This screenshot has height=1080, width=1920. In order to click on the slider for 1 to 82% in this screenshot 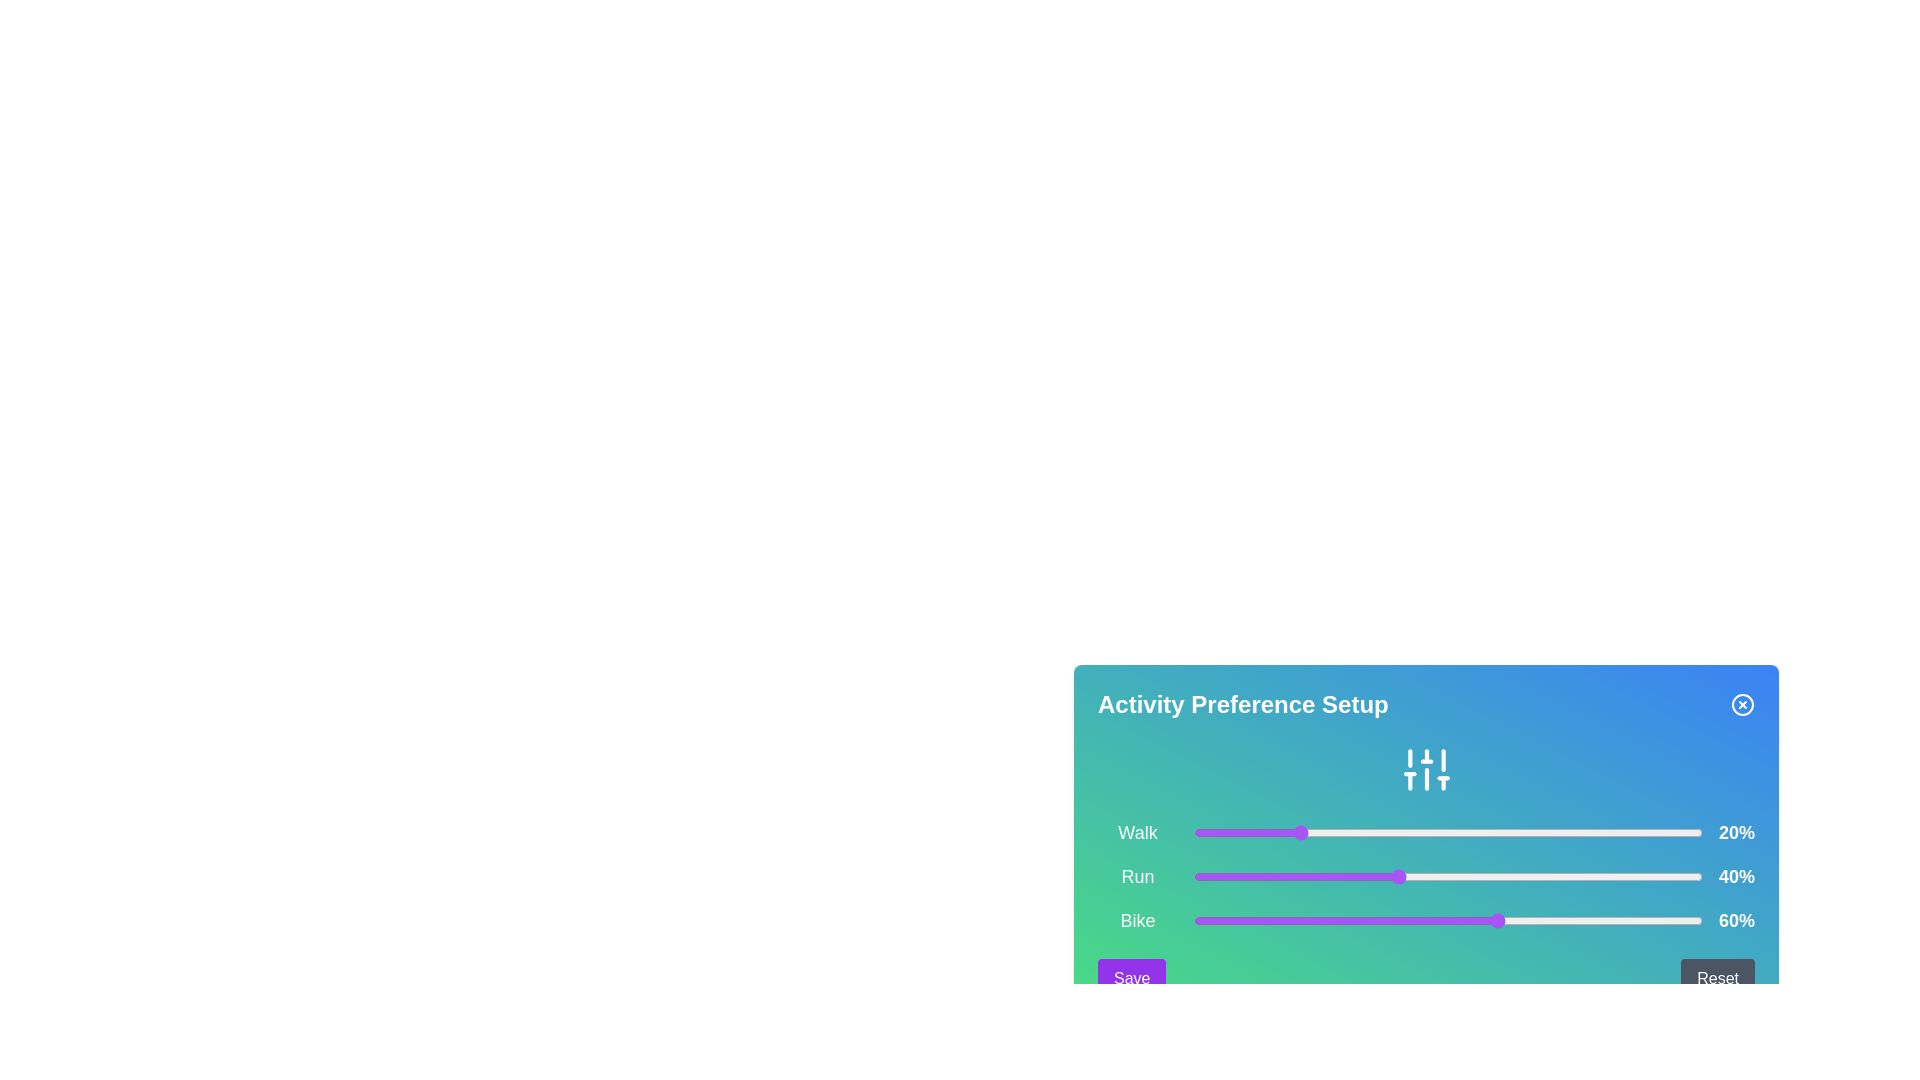, I will do `click(1610, 875)`.